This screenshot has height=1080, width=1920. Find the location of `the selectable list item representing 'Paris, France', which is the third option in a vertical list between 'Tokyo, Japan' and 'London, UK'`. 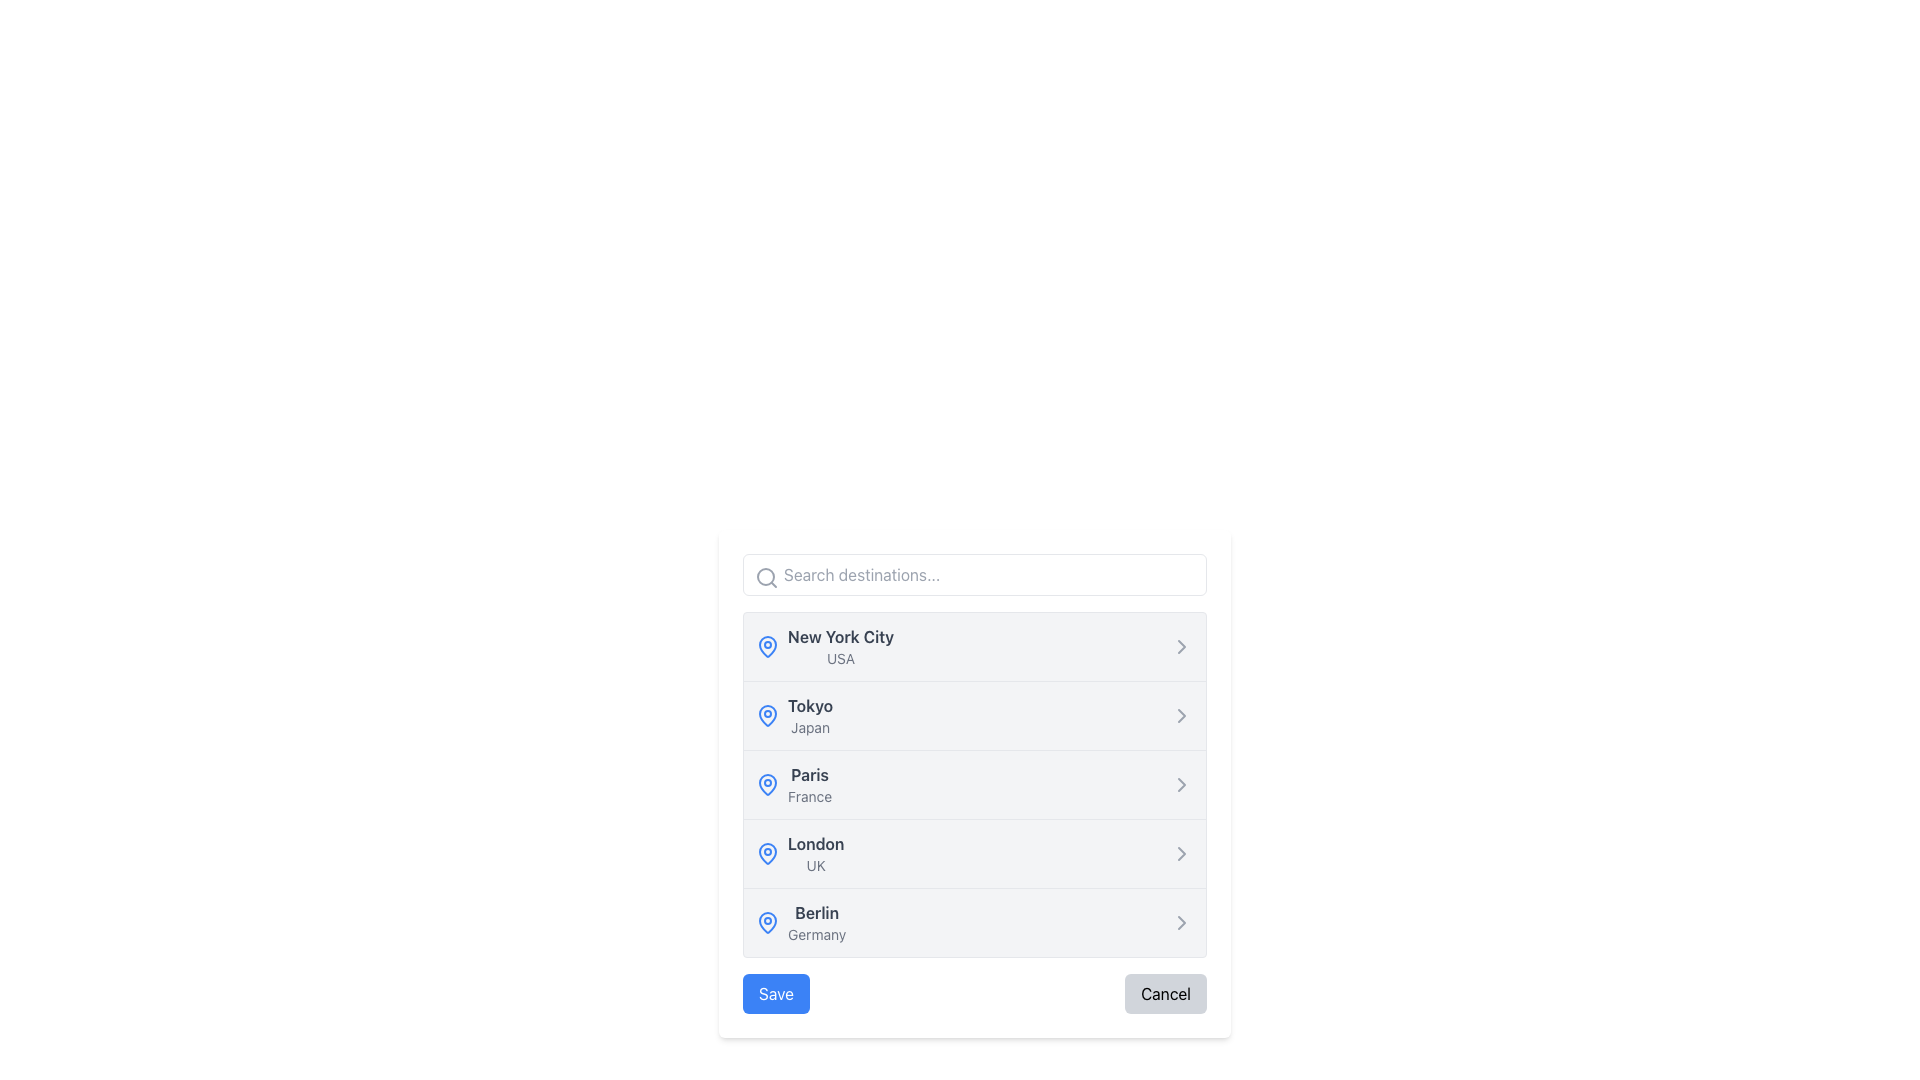

the selectable list item representing 'Paris, France', which is the third option in a vertical list between 'Tokyo, Japan' and 'London, UK' is located at coordinates (974, 783).